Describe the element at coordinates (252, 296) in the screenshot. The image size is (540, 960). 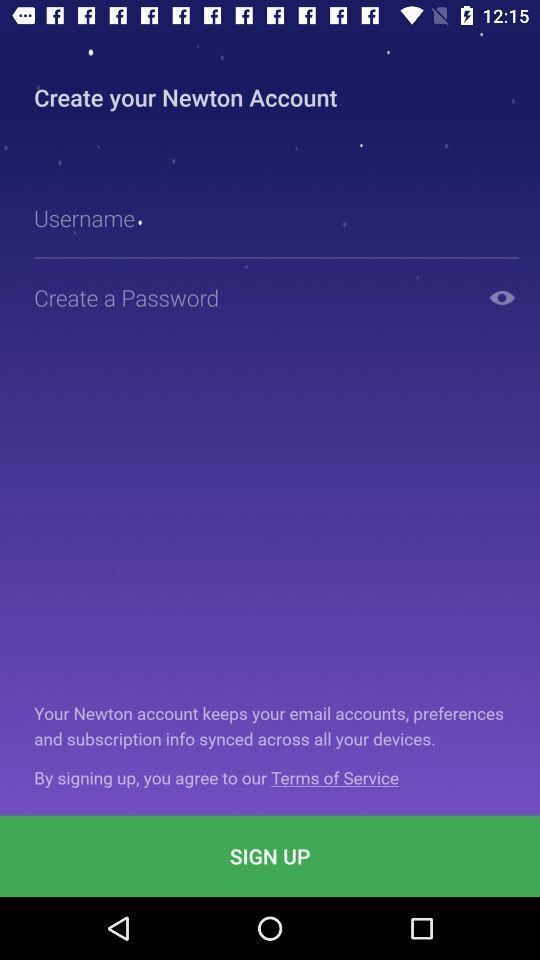
I see `type your password` at that location.